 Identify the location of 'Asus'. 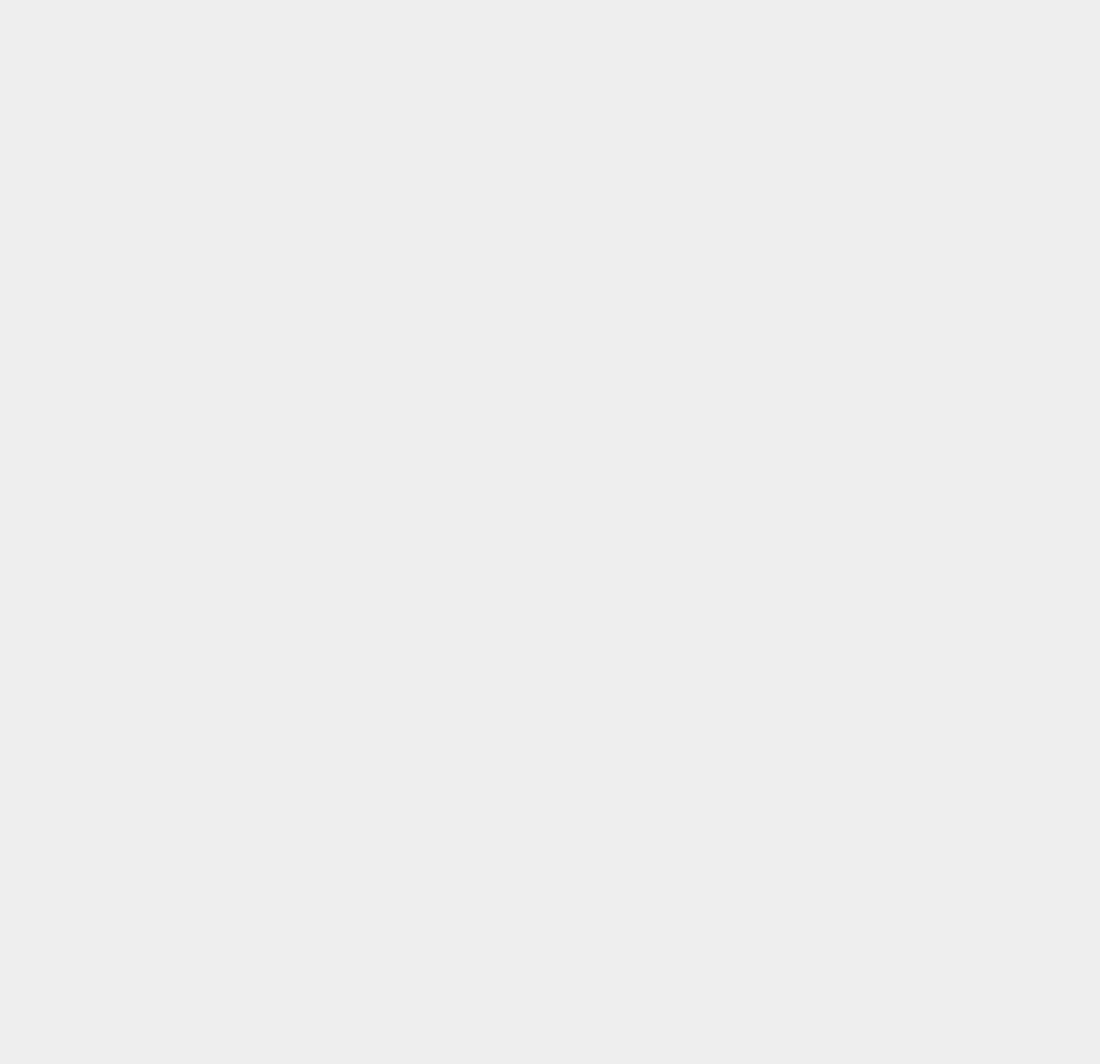
(793, 425).